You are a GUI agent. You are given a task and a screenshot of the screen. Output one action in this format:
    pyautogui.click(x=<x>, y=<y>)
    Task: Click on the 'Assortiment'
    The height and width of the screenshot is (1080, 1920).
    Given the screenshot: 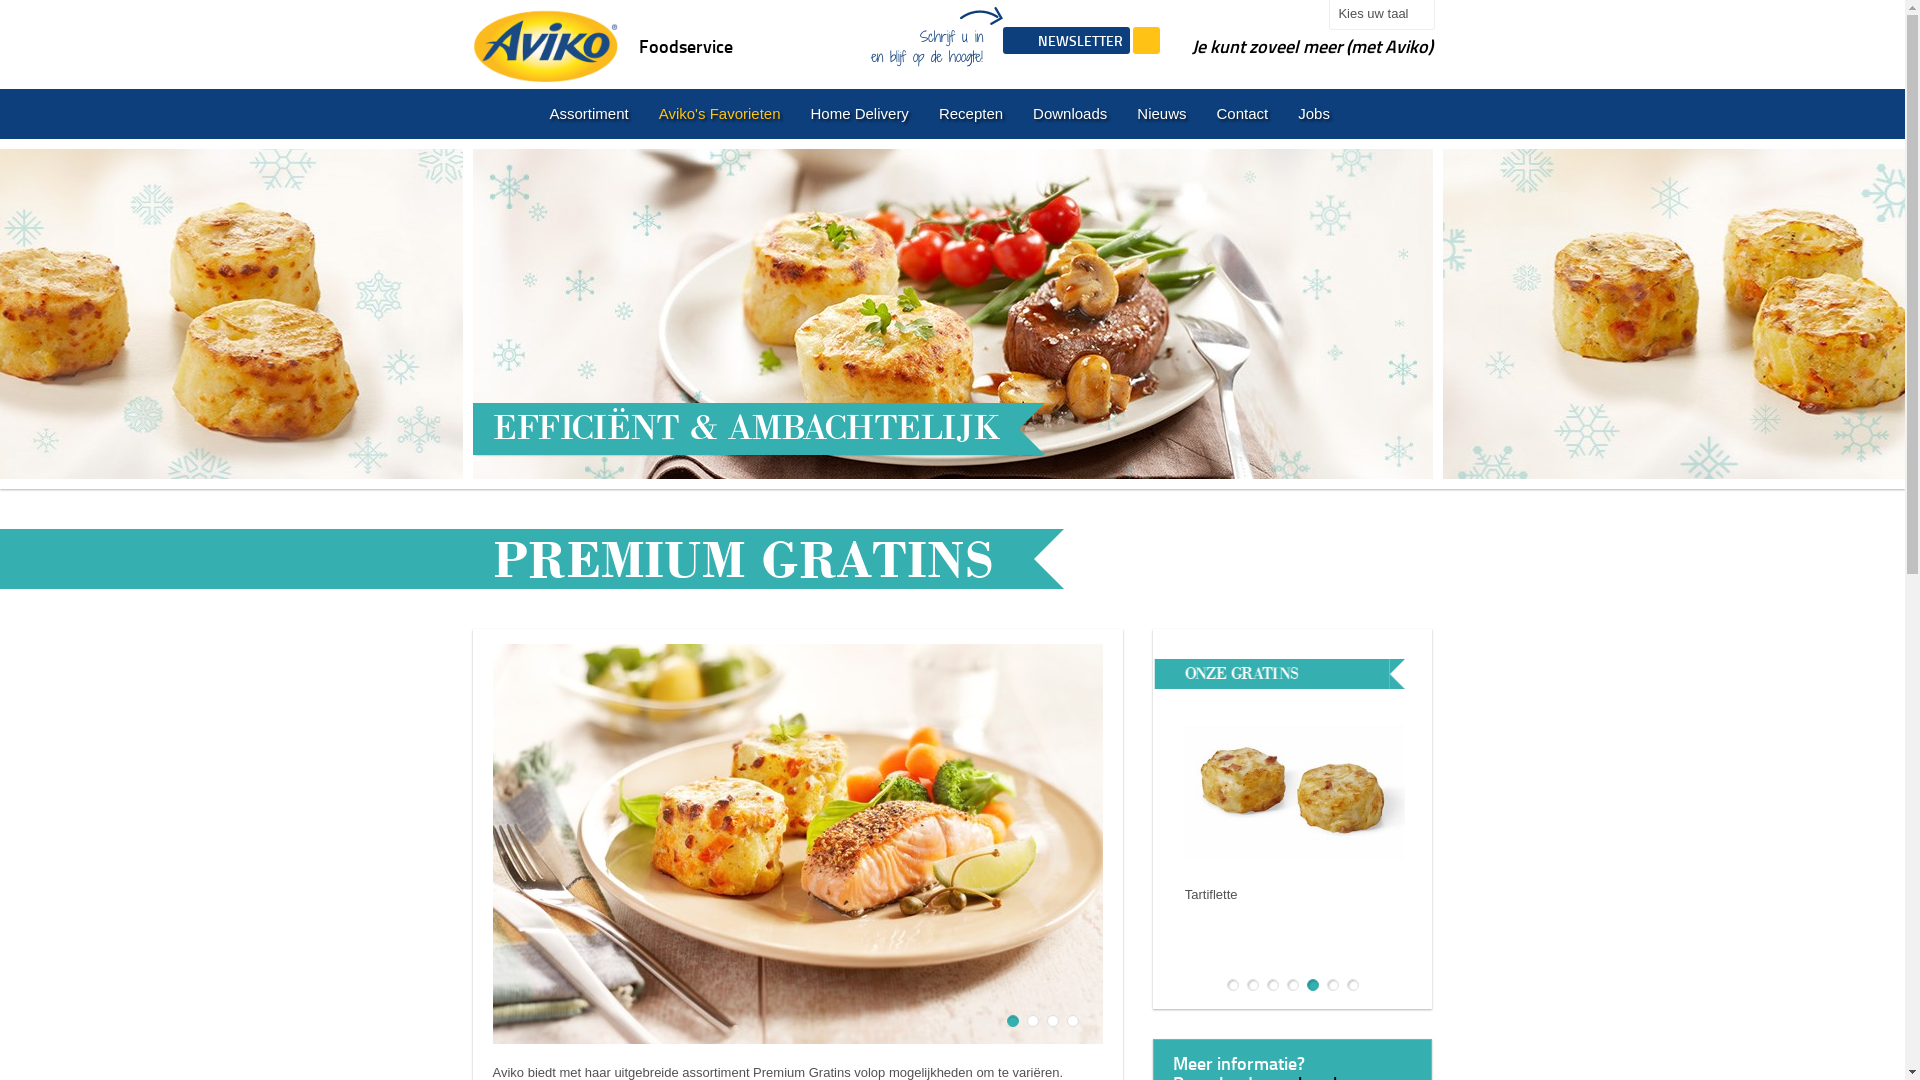 What is the action you would take?
    pyautogui.click(x=587, y=114)
    